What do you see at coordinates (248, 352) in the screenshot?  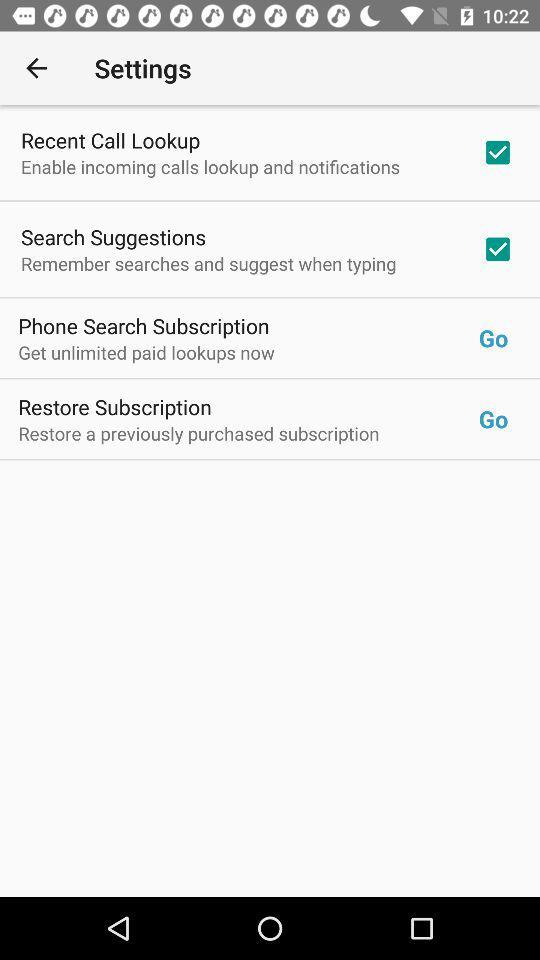 I see `item to the left of go item` at bounding box center [248, 352].